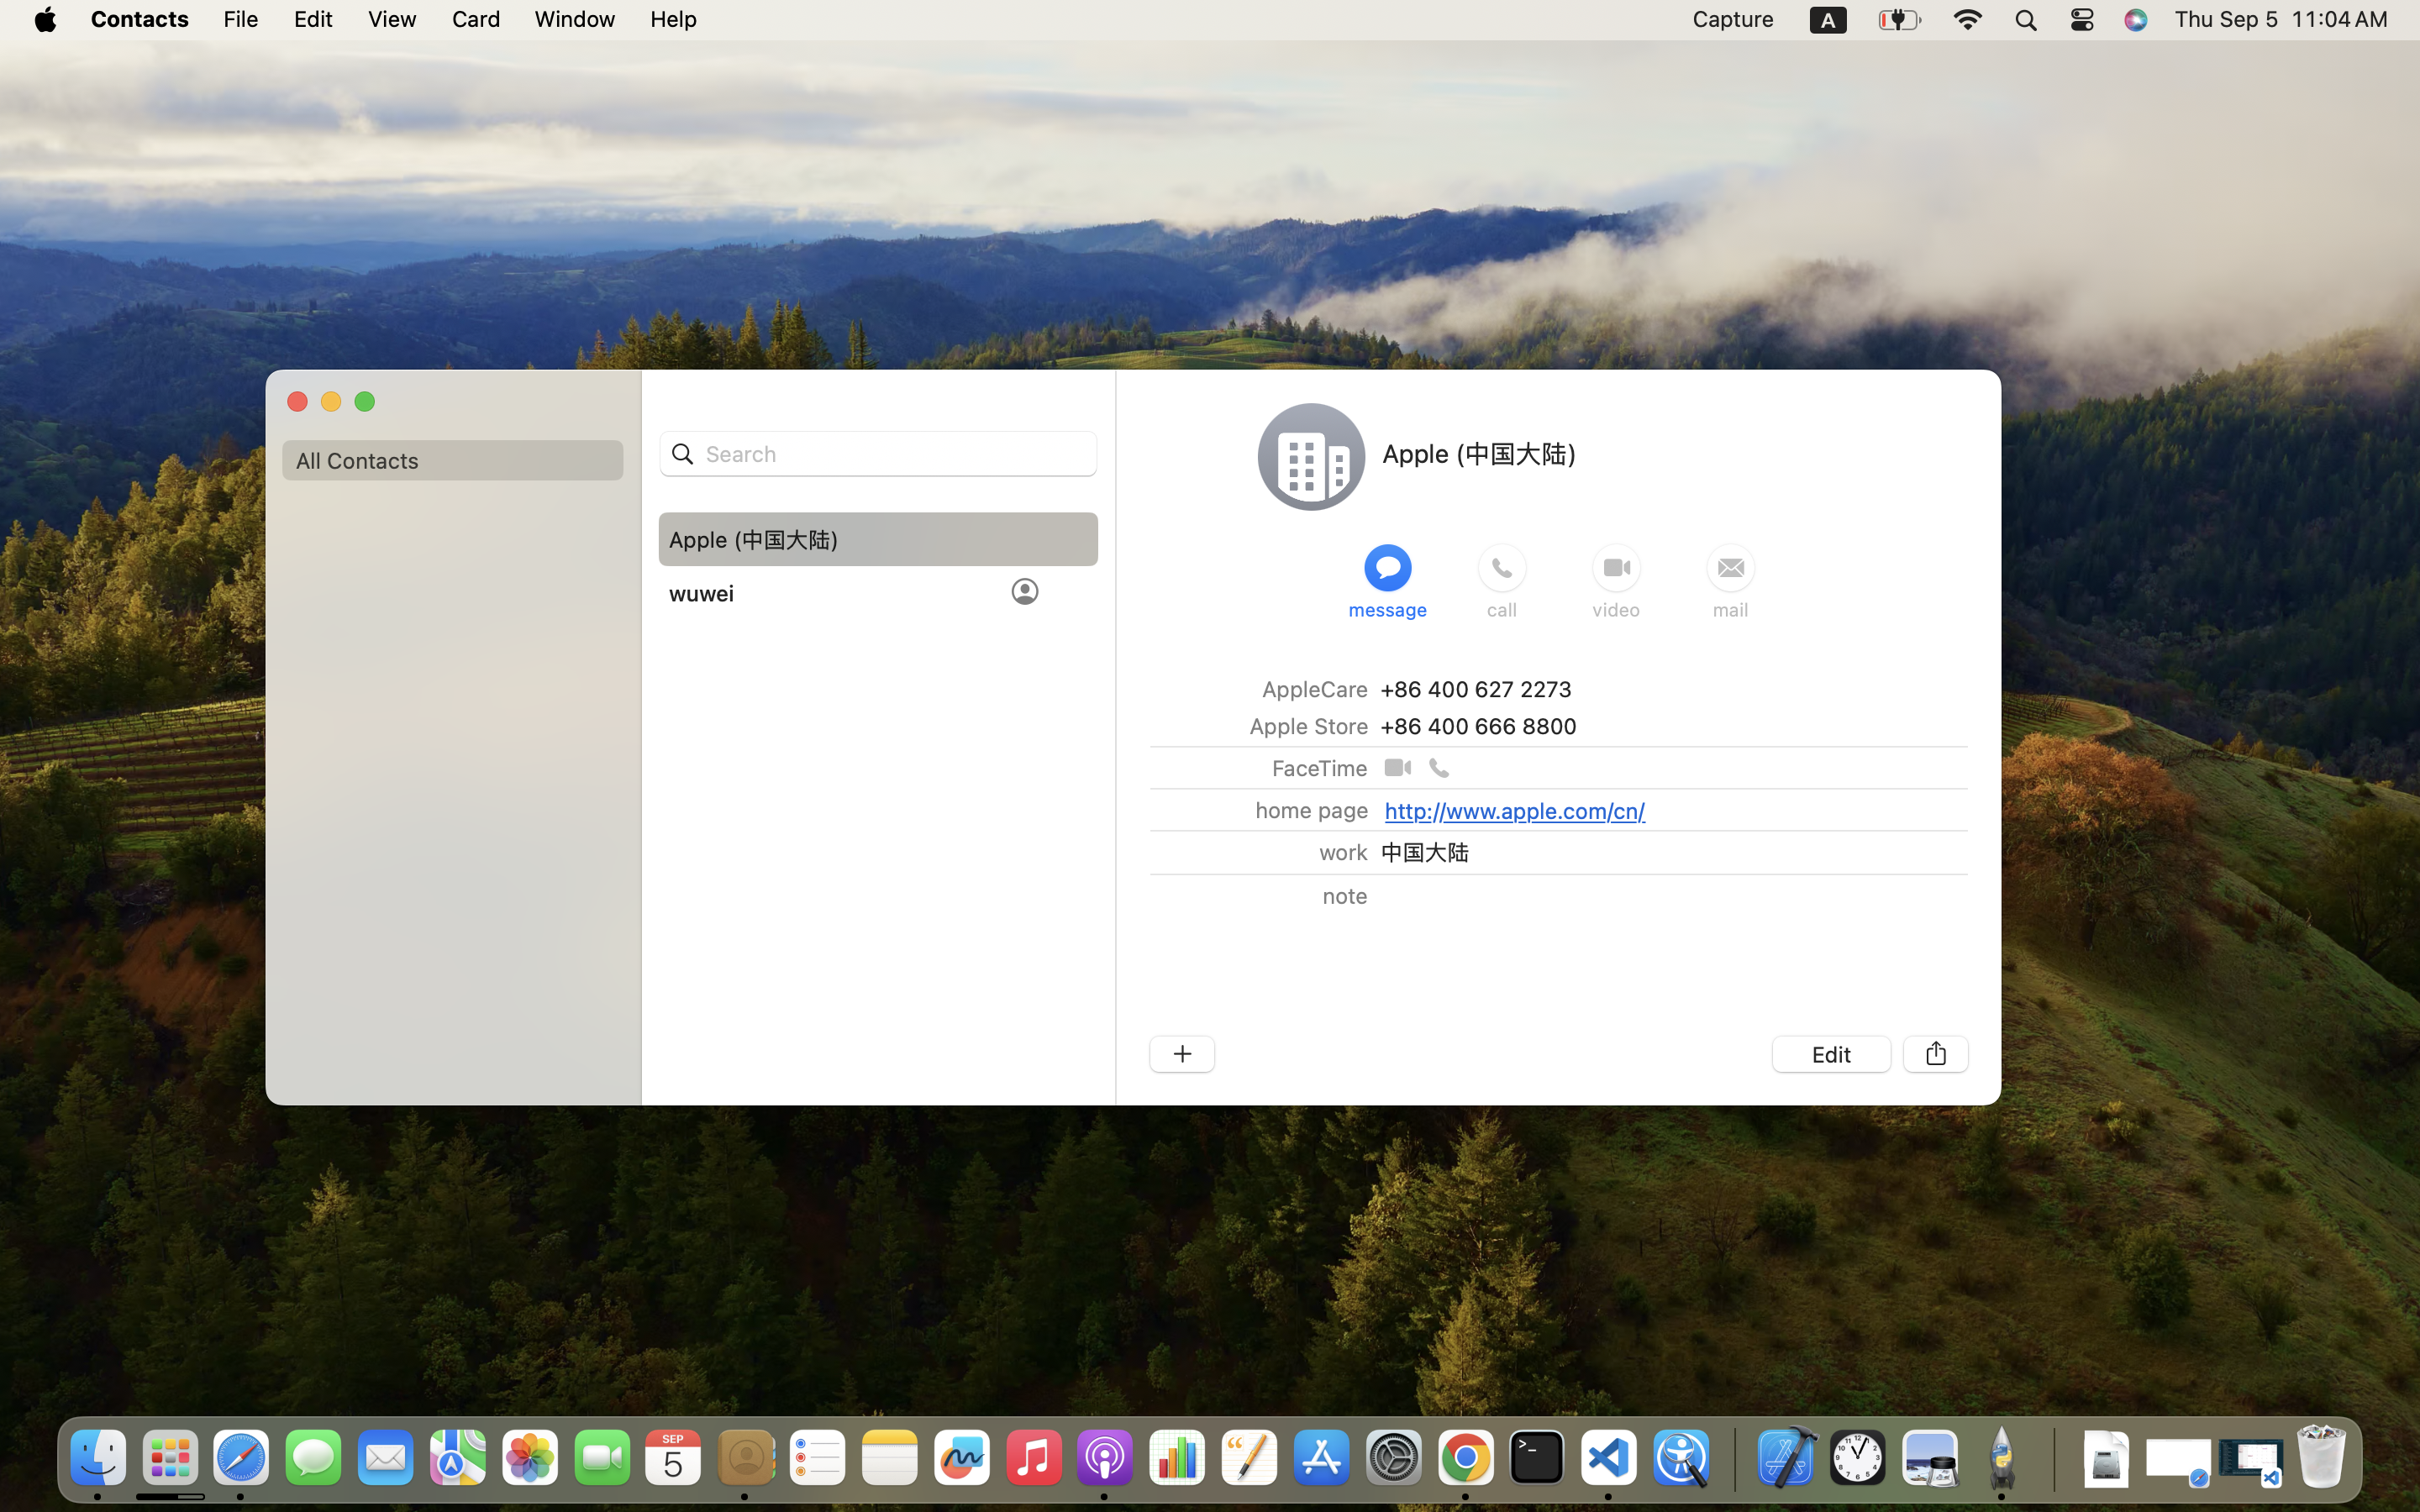 This screenshot has height=1512, width=2420. Describe the element at coordinates (1475, 687) in the screenshot. I see `'‭+86 400 627 2273‬'` at that location.